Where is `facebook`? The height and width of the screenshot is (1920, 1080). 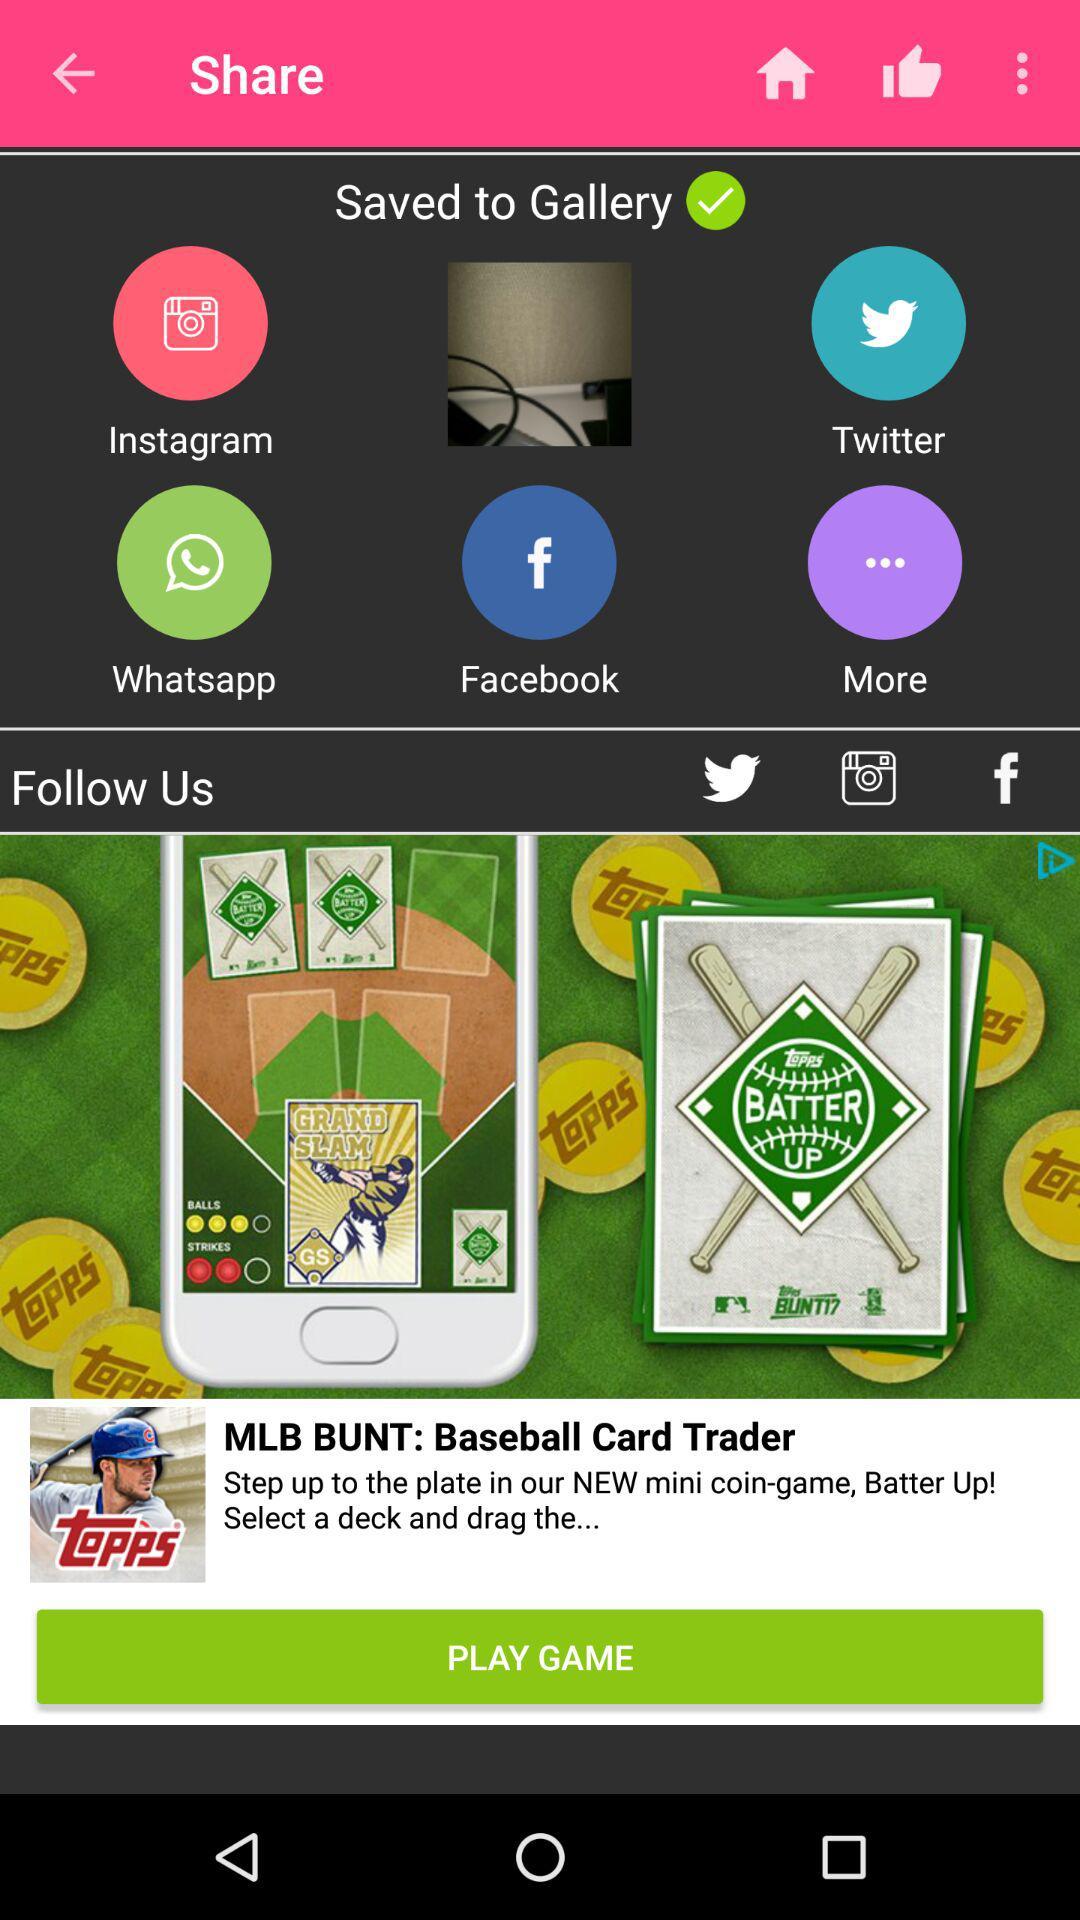
facebook is located at coordinates (538, 561).